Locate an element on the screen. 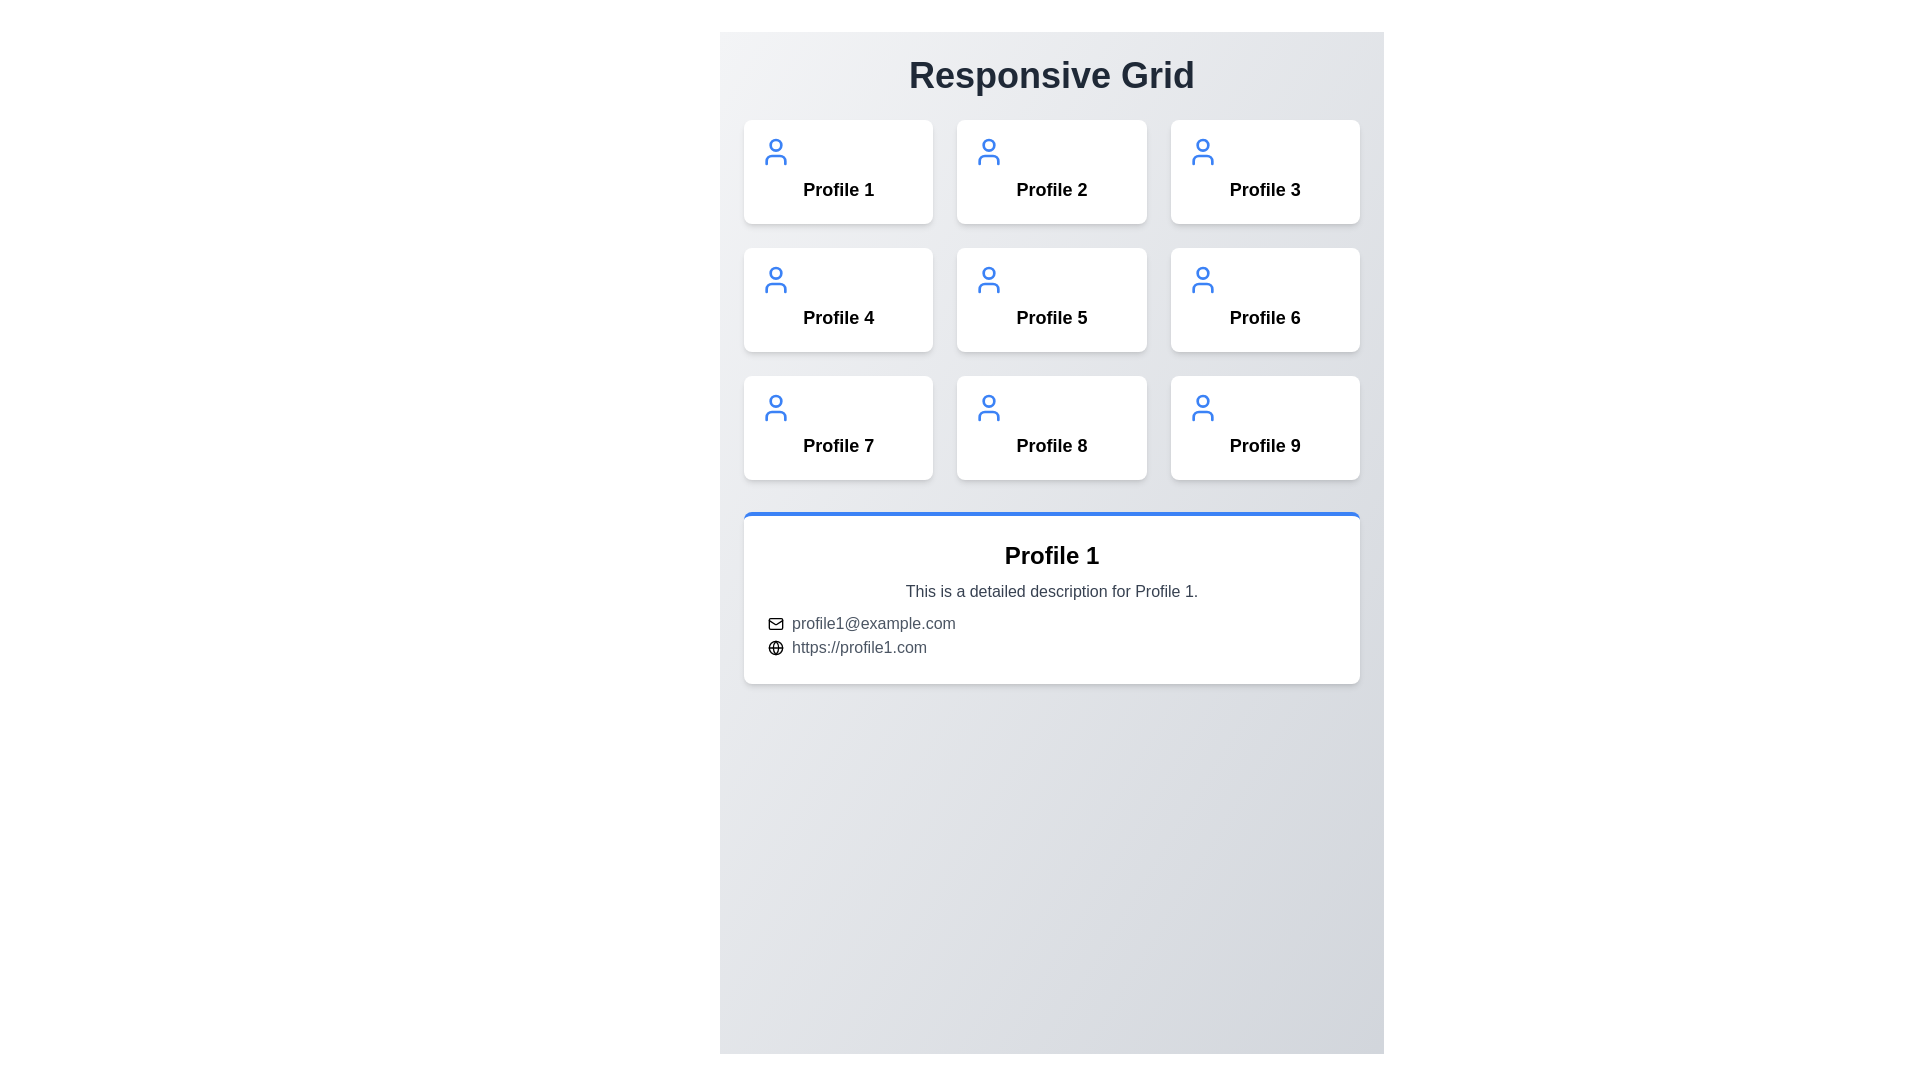 The height and width of the screenshot is (1080, 1920). the profile card located in the bottom-right corner of a grid layout is located at coordinates (1264, 427).